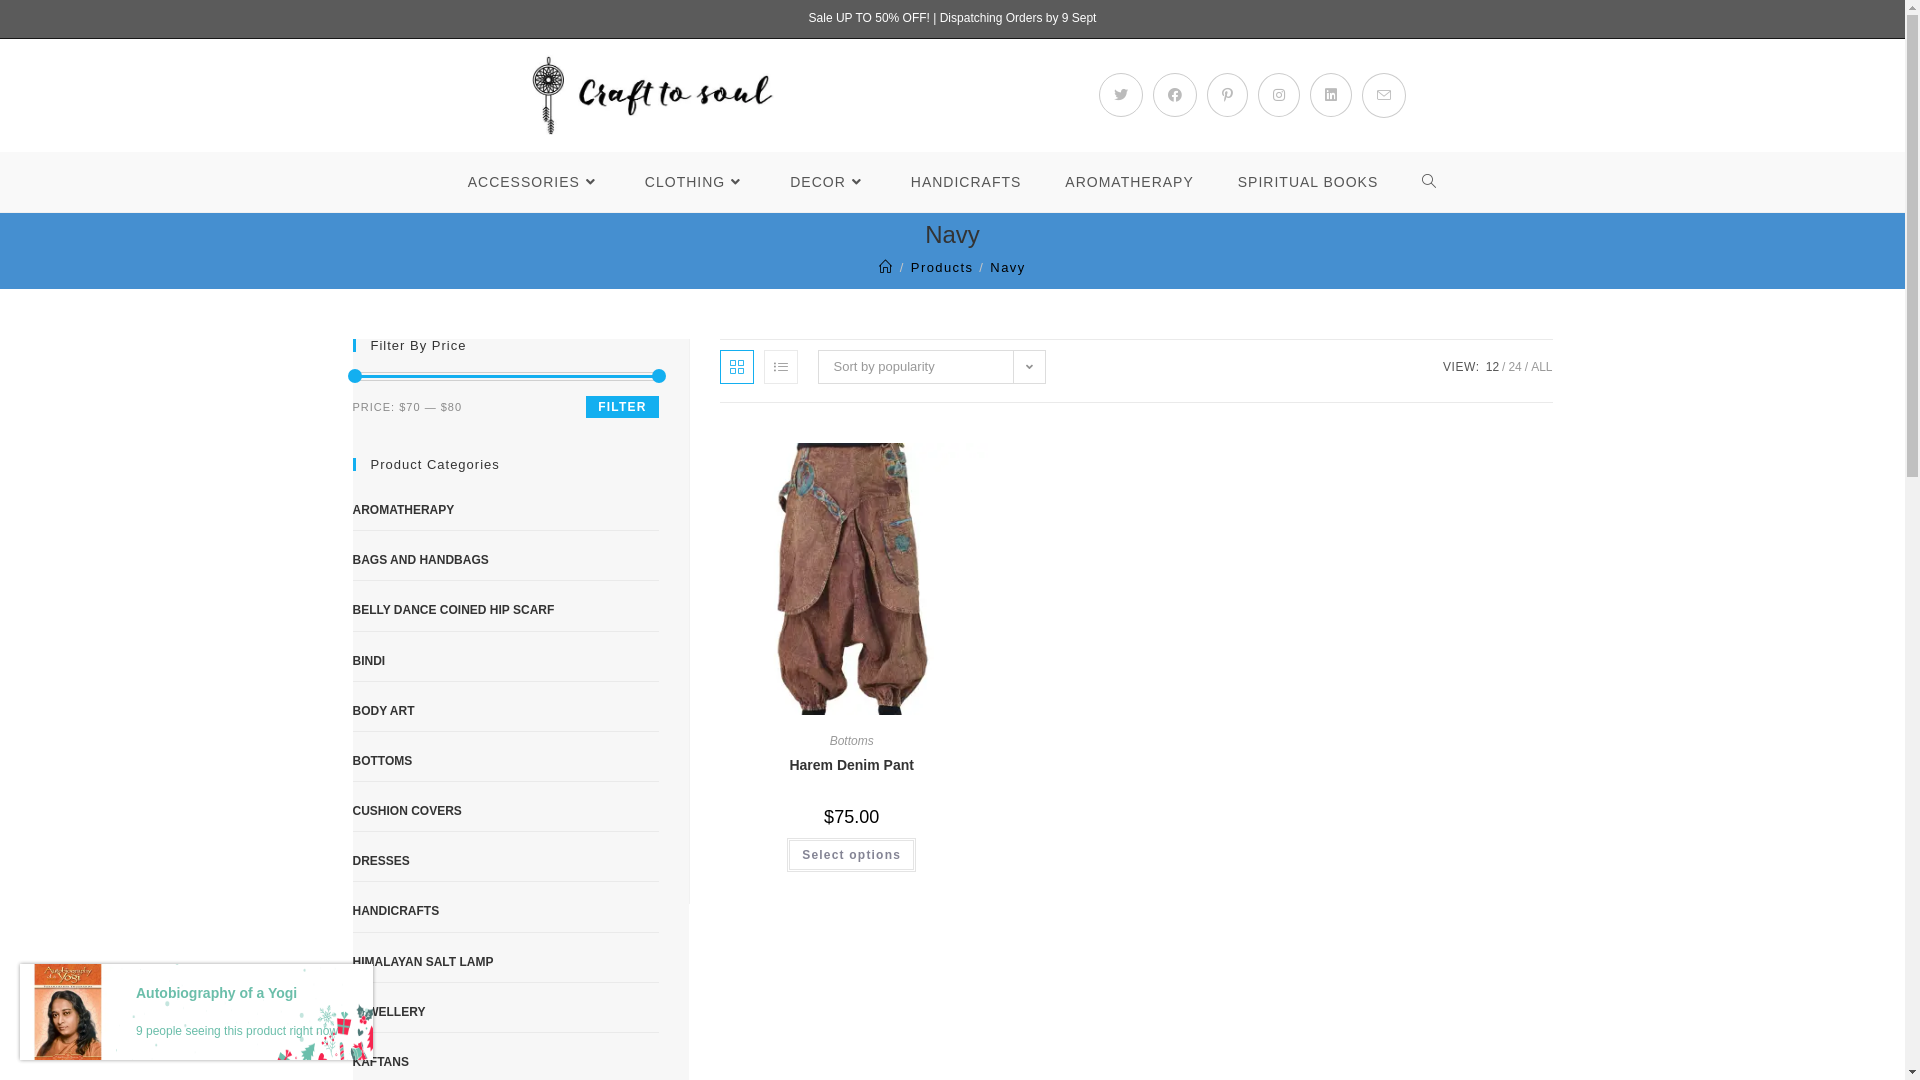 Image resolution: width=1920 pixels, height=1080 pixels. I want to click on 'List view', so click(762, 366).